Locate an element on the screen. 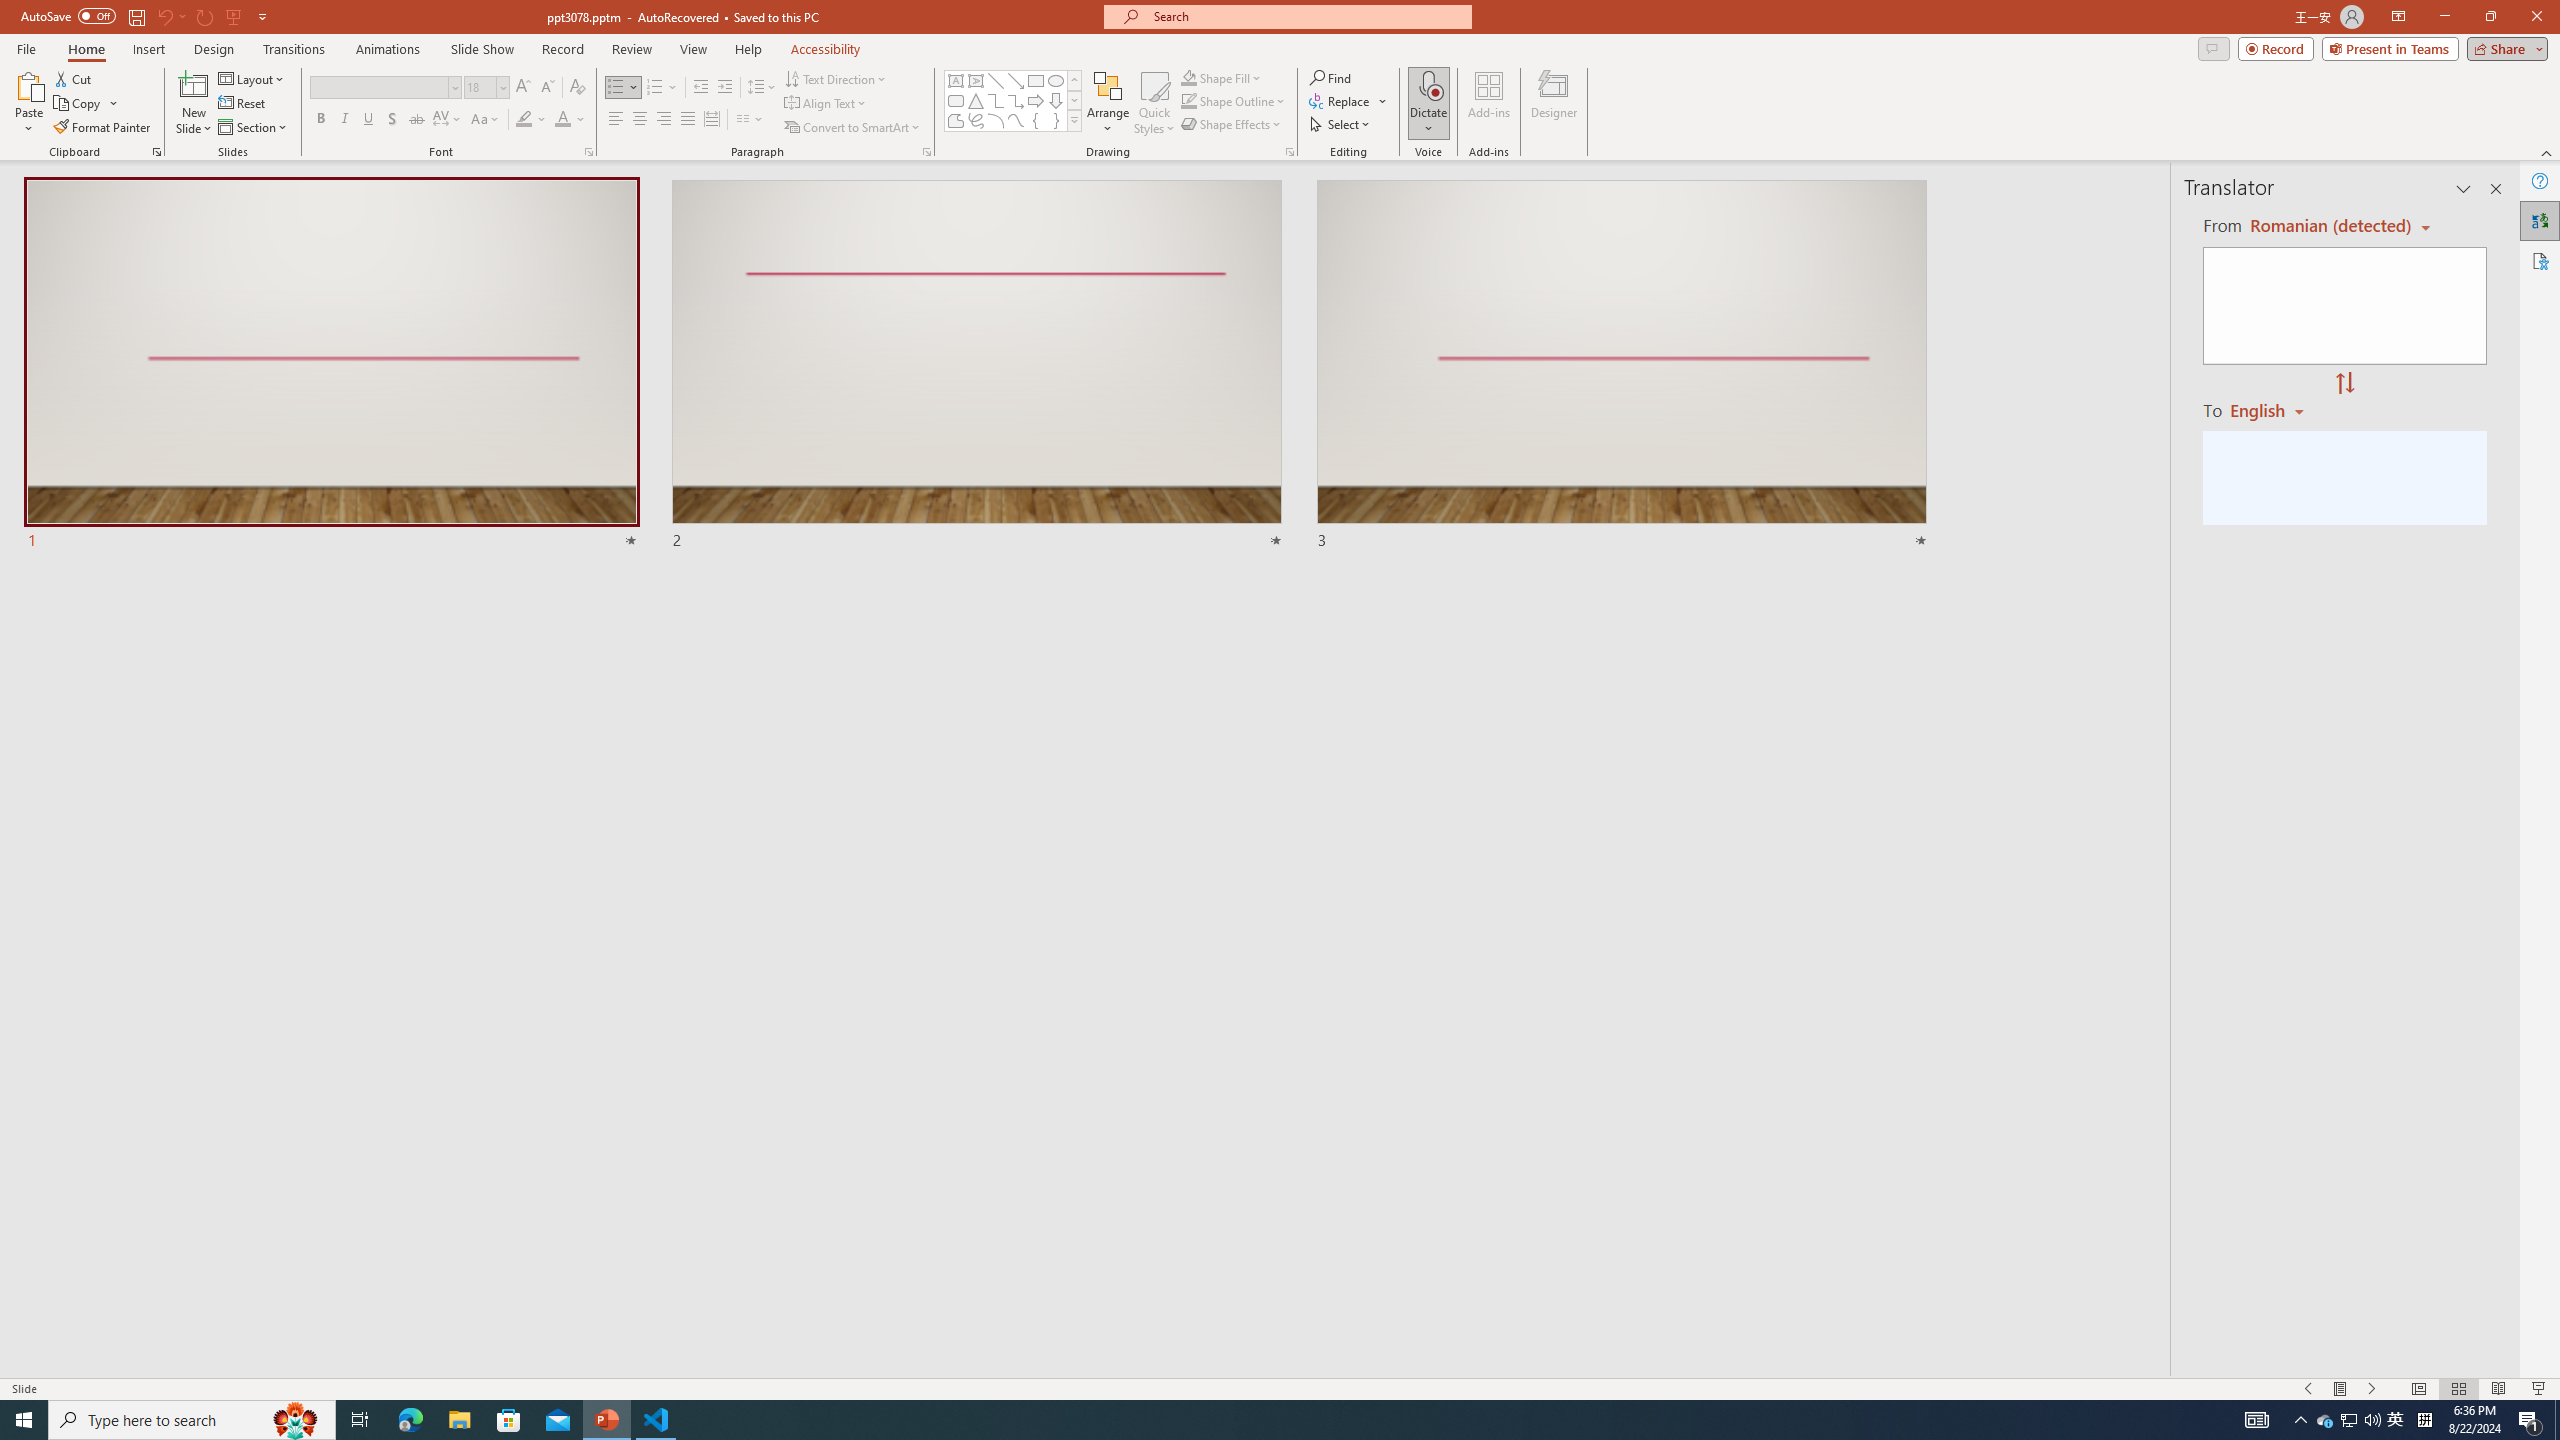 The height and width of the screenshot is (1440, 2560). 'Decrease Indent' is located at coordinates (701, 87).